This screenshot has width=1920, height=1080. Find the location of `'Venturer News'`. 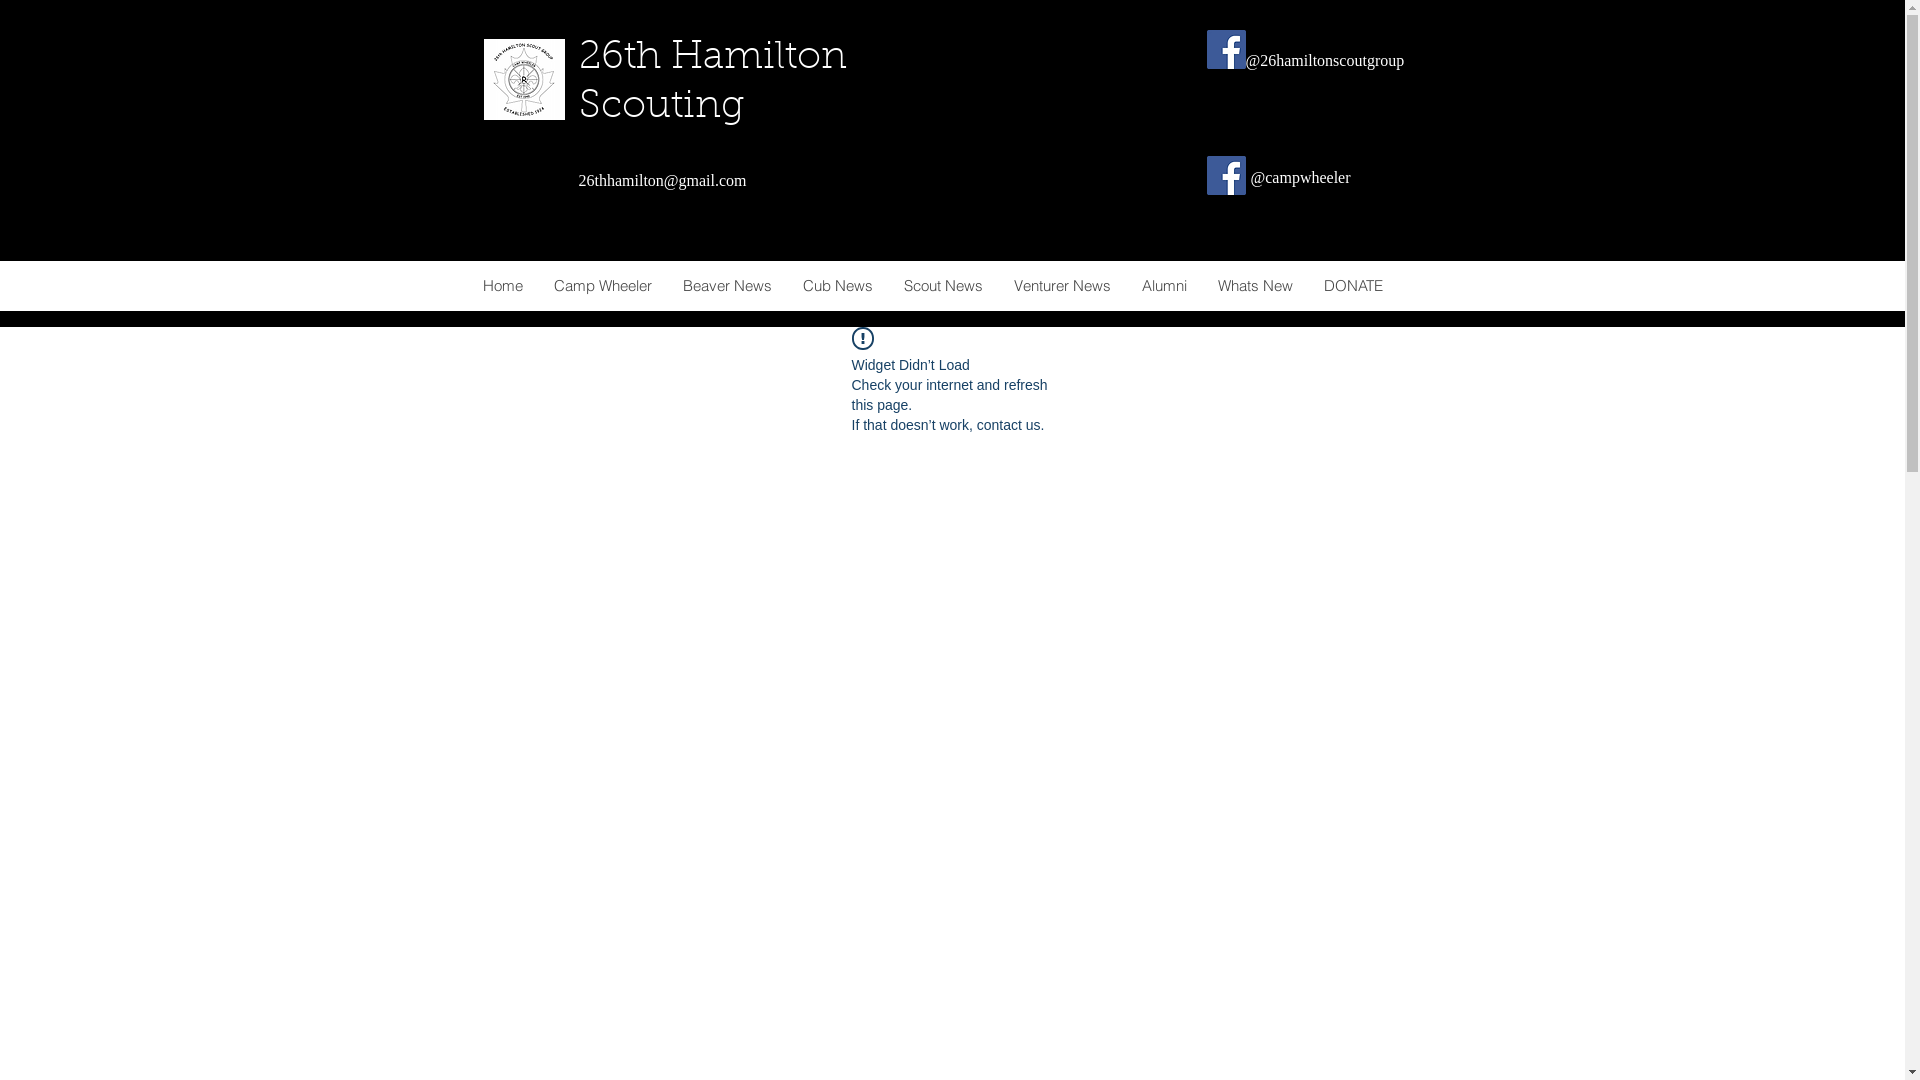

'Venturer News' is located at coordinates (1060, 285).